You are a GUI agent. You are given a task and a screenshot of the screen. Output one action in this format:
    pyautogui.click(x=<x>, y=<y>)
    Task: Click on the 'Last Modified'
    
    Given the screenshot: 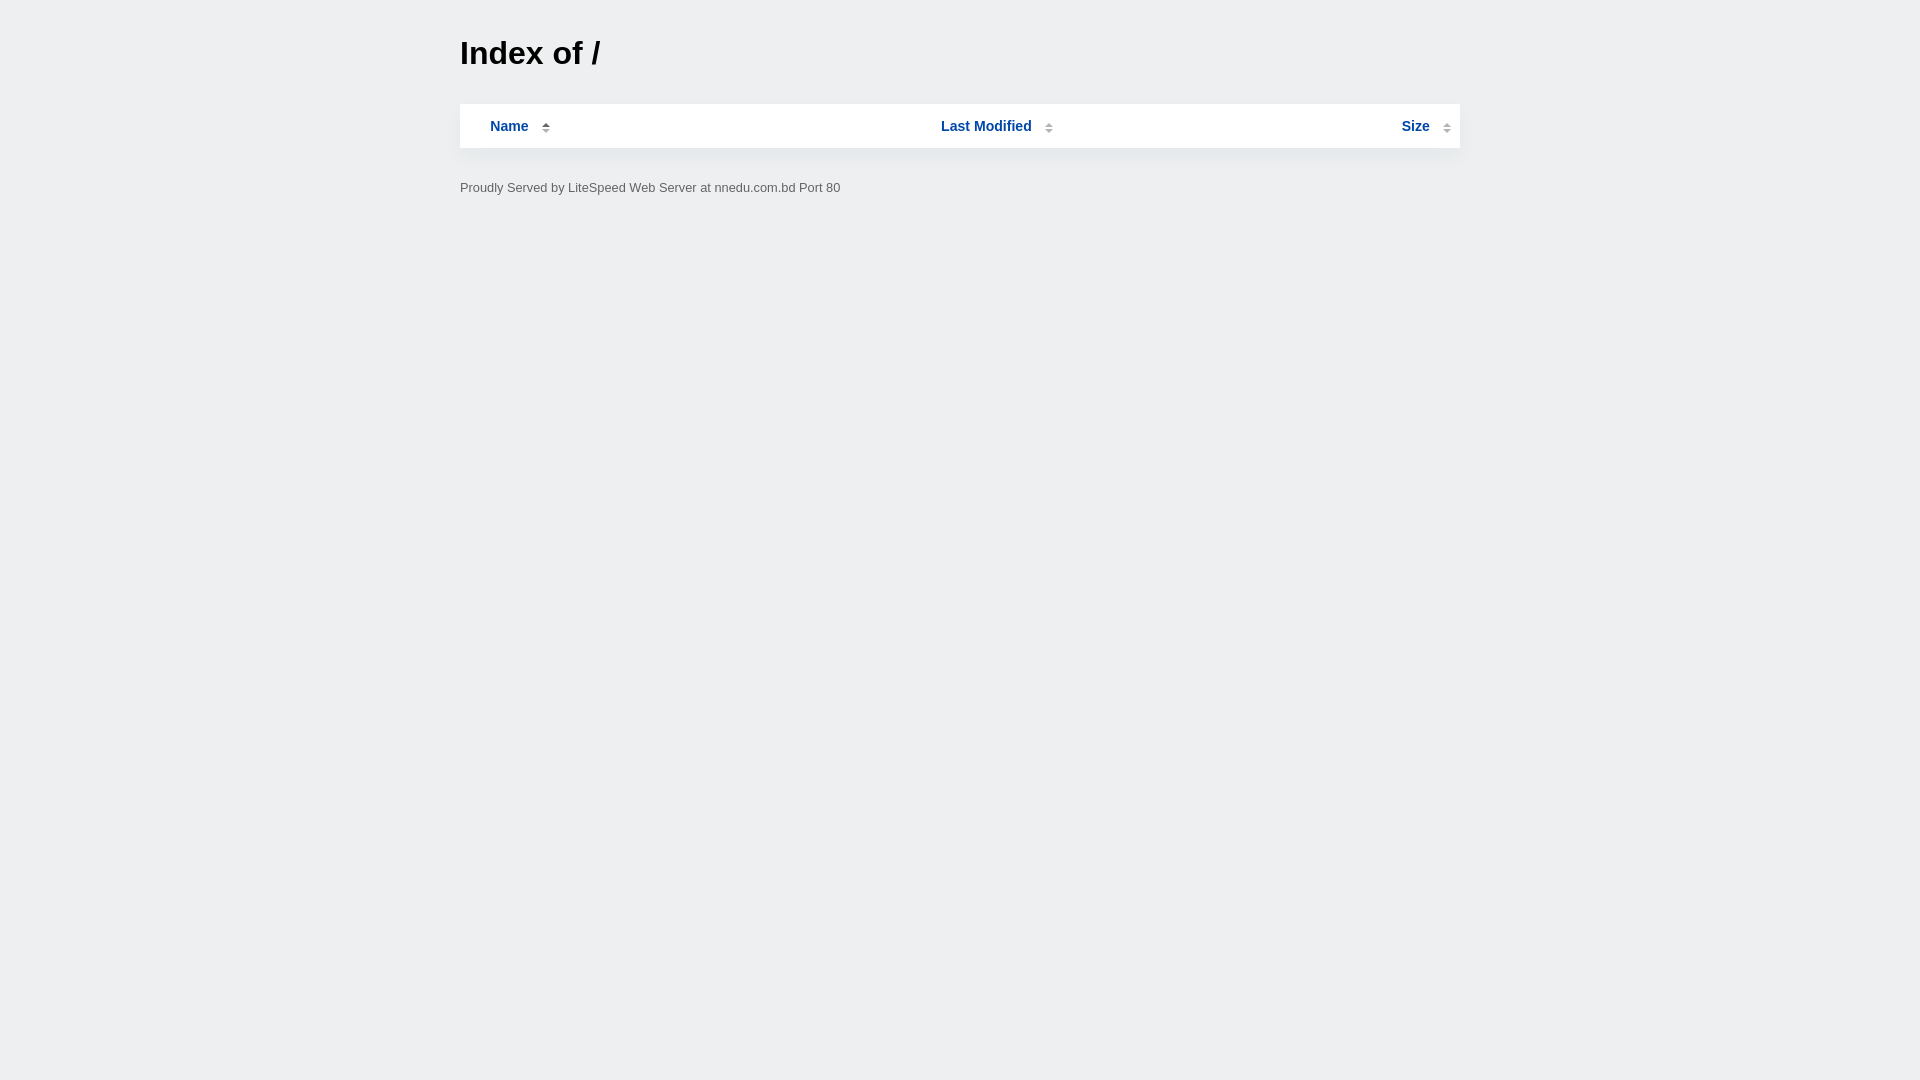 What is the action you would take?
    pyautogui.click(x=997, y=126)
    